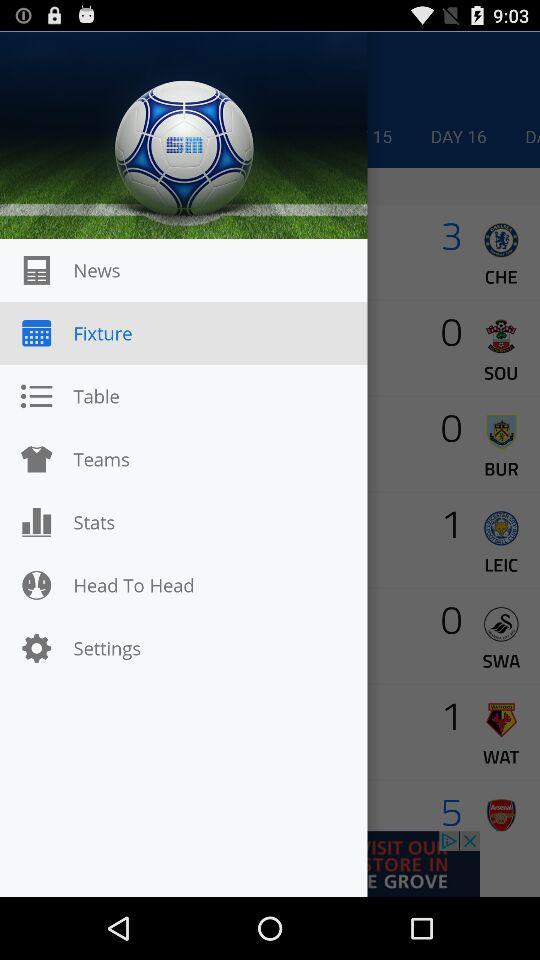 Image resolution: width=540 pixels, height=960 pixels. Describe the element at coordinates (36, 521) in the screenshot. I see `the icon which is before stats` at that location.